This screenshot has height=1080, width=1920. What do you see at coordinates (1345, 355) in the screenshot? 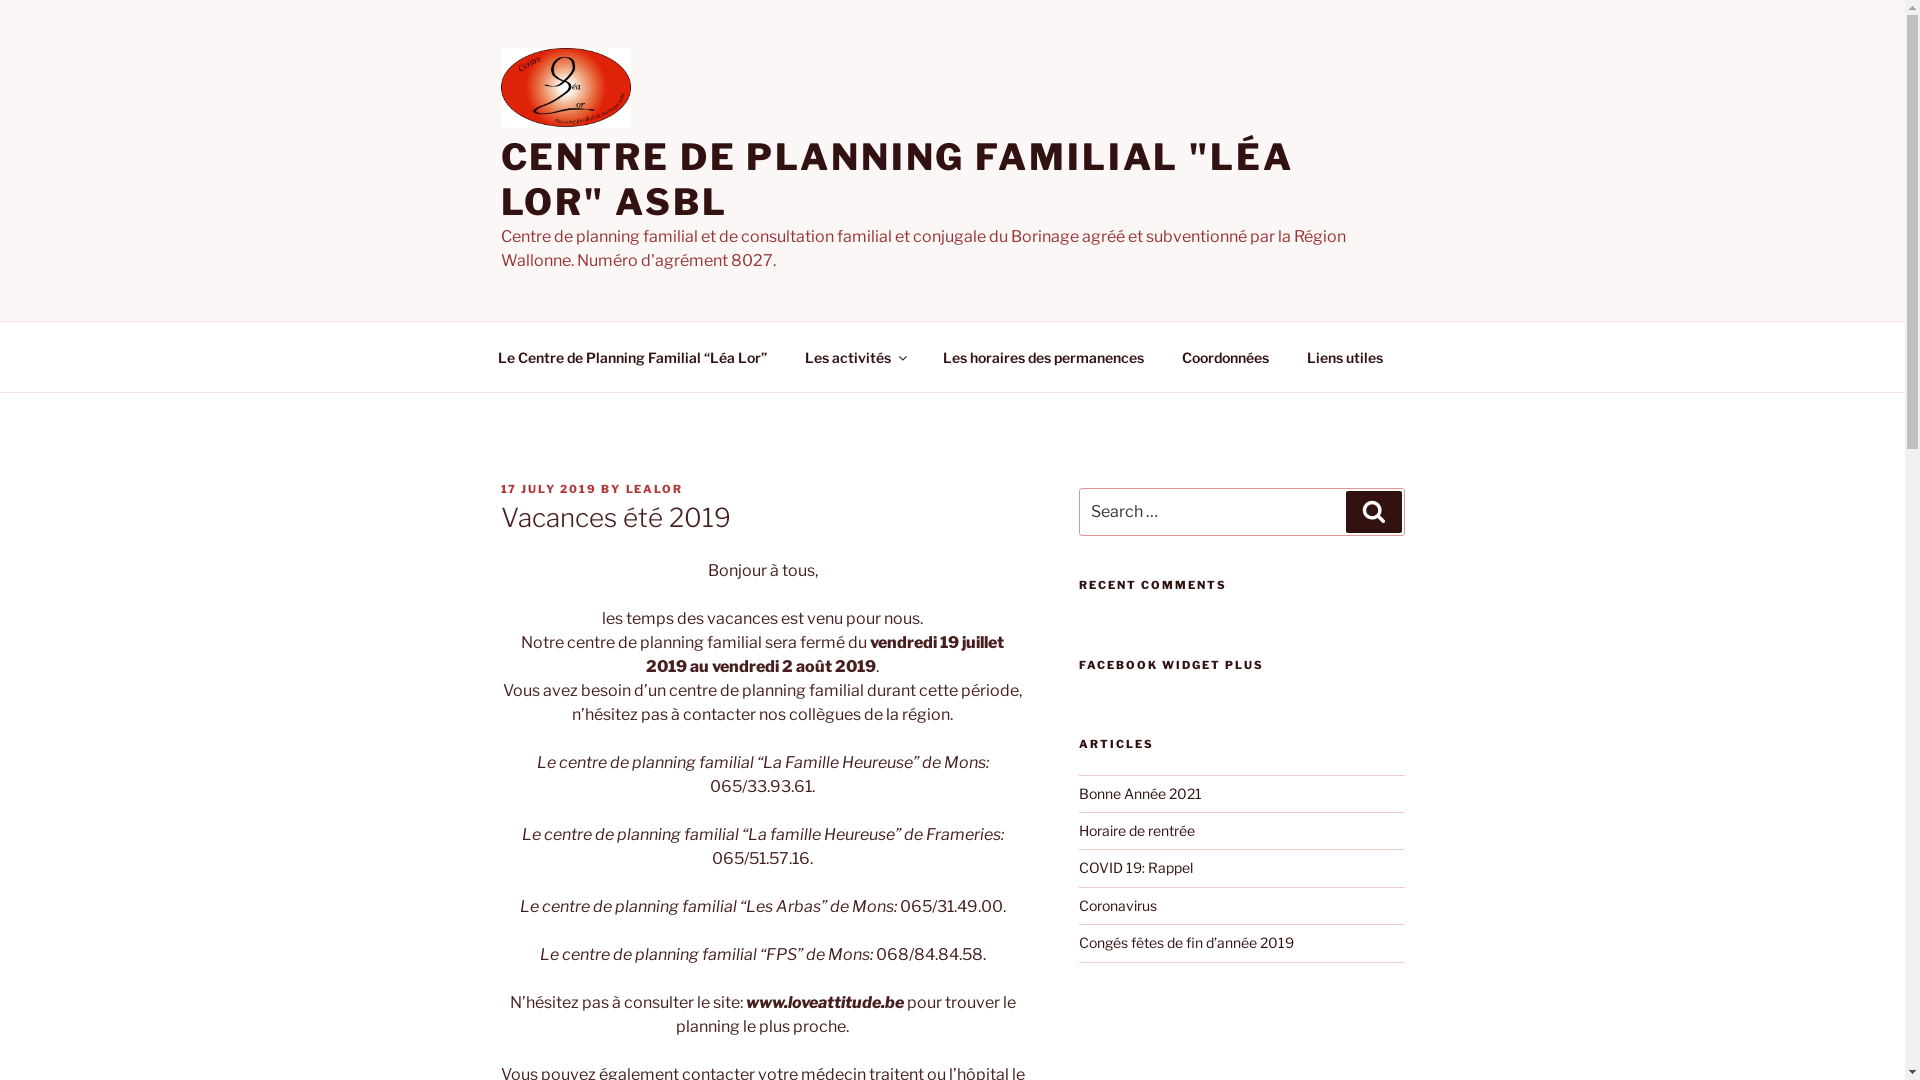
I see `'Liens utiles'` at bounding box center [1345, 355].